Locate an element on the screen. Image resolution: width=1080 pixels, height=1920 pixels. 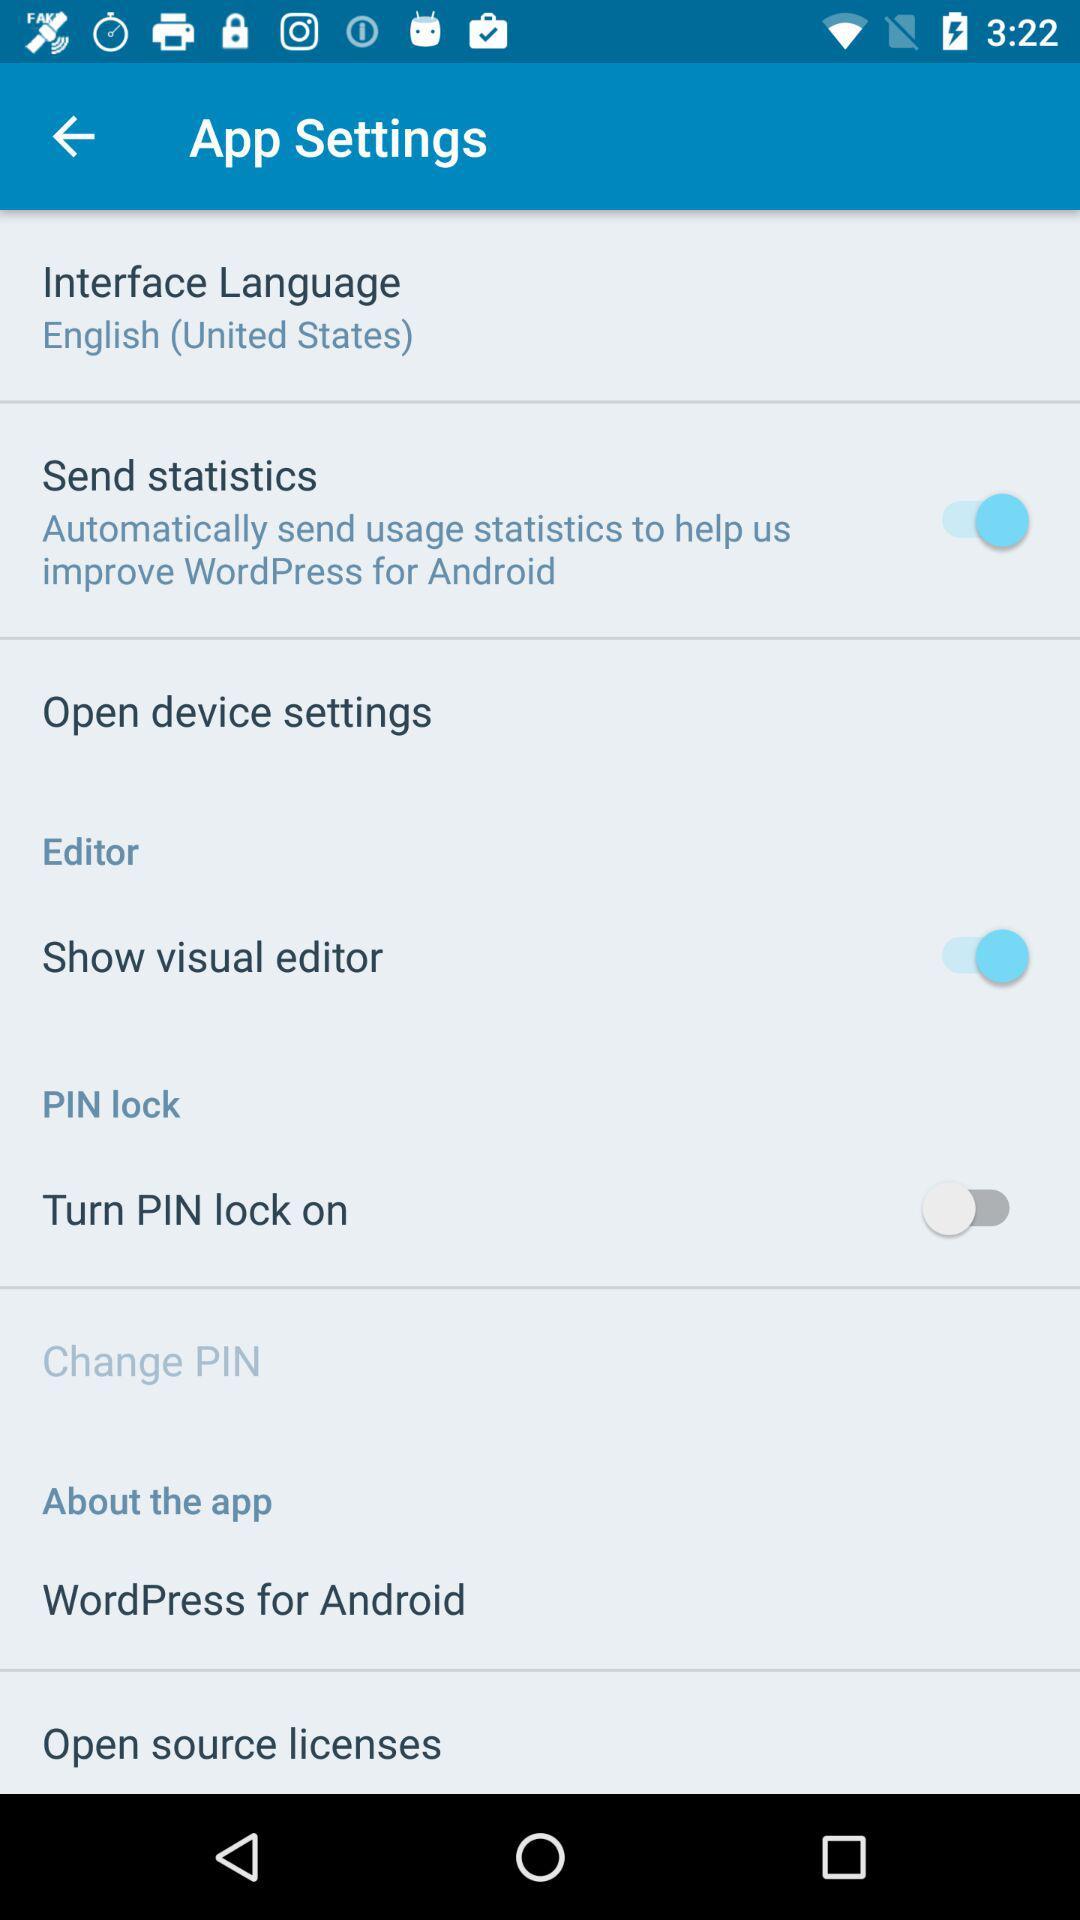
interface language icon is located at coordinates (221, 279).